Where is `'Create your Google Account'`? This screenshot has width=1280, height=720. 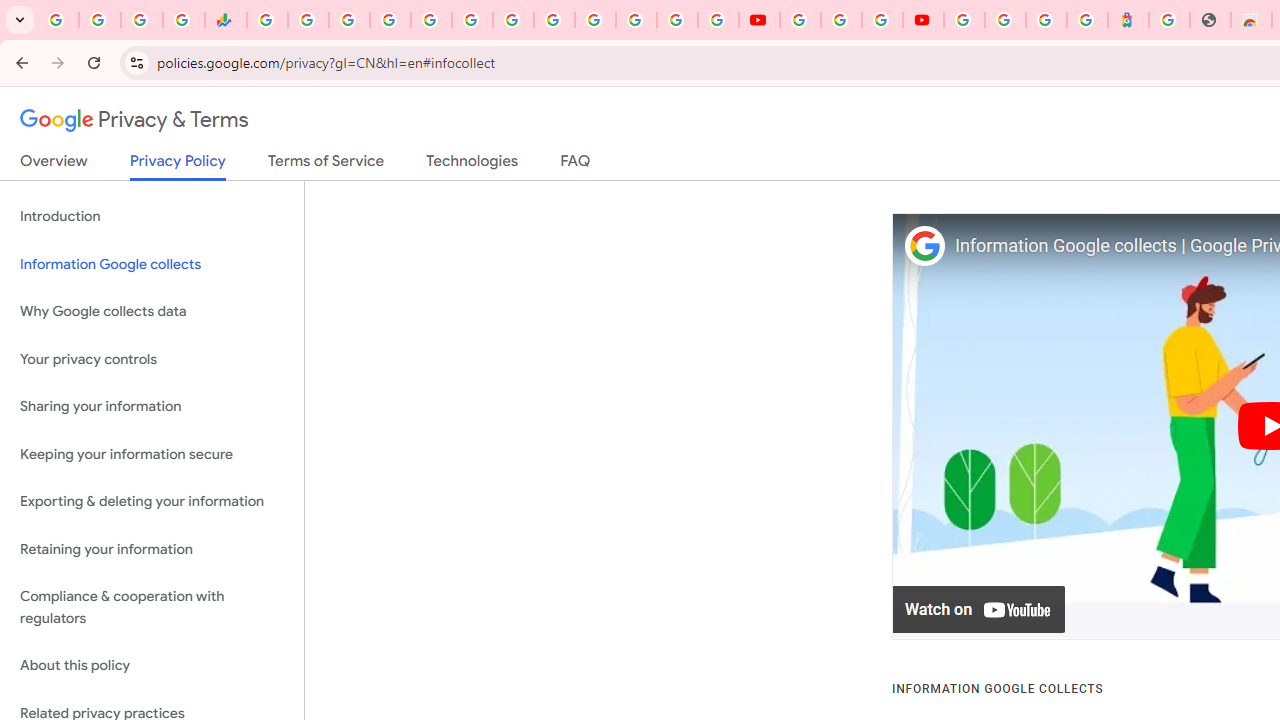
'Create your Google Account' is located at coordinates (880, 20).